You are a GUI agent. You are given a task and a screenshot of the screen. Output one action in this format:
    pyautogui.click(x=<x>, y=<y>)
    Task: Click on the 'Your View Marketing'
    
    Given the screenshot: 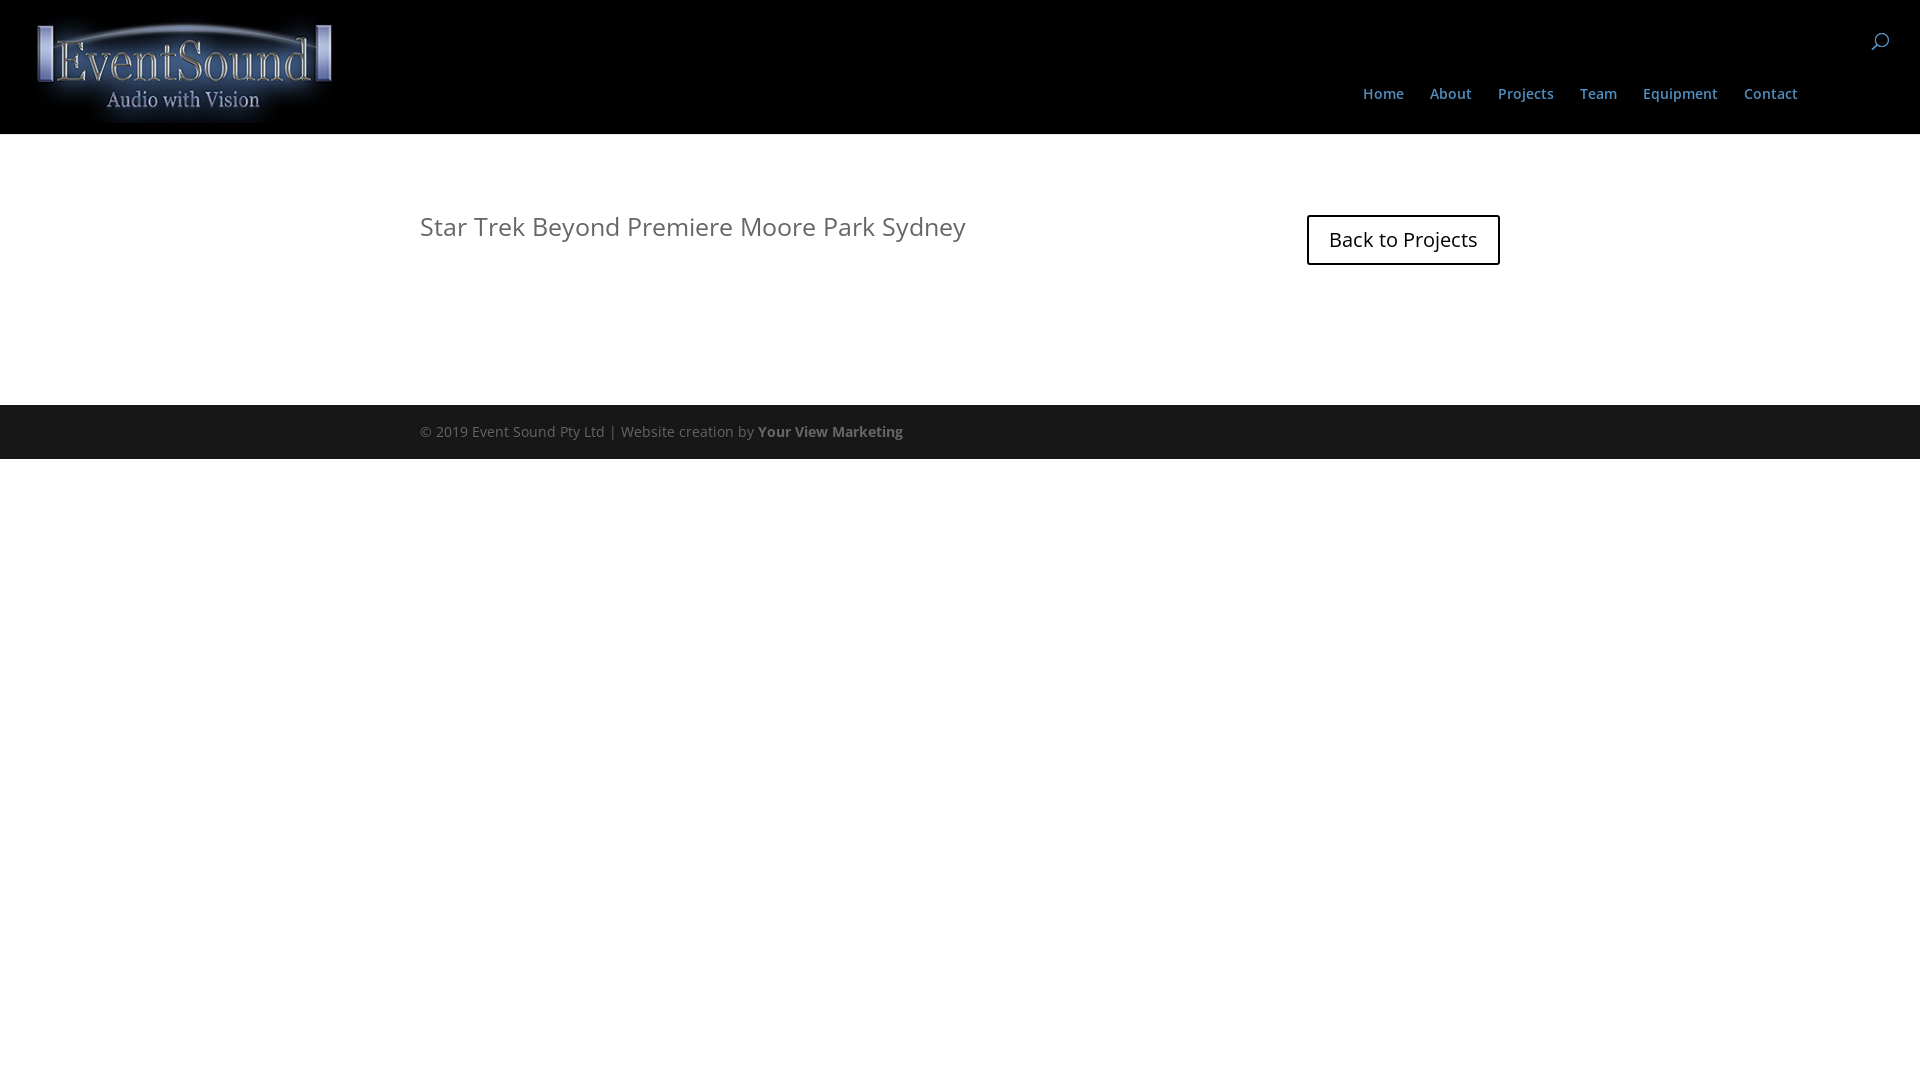 What is the action you would take?
    pyautogui.click(x=830, y=430)
    